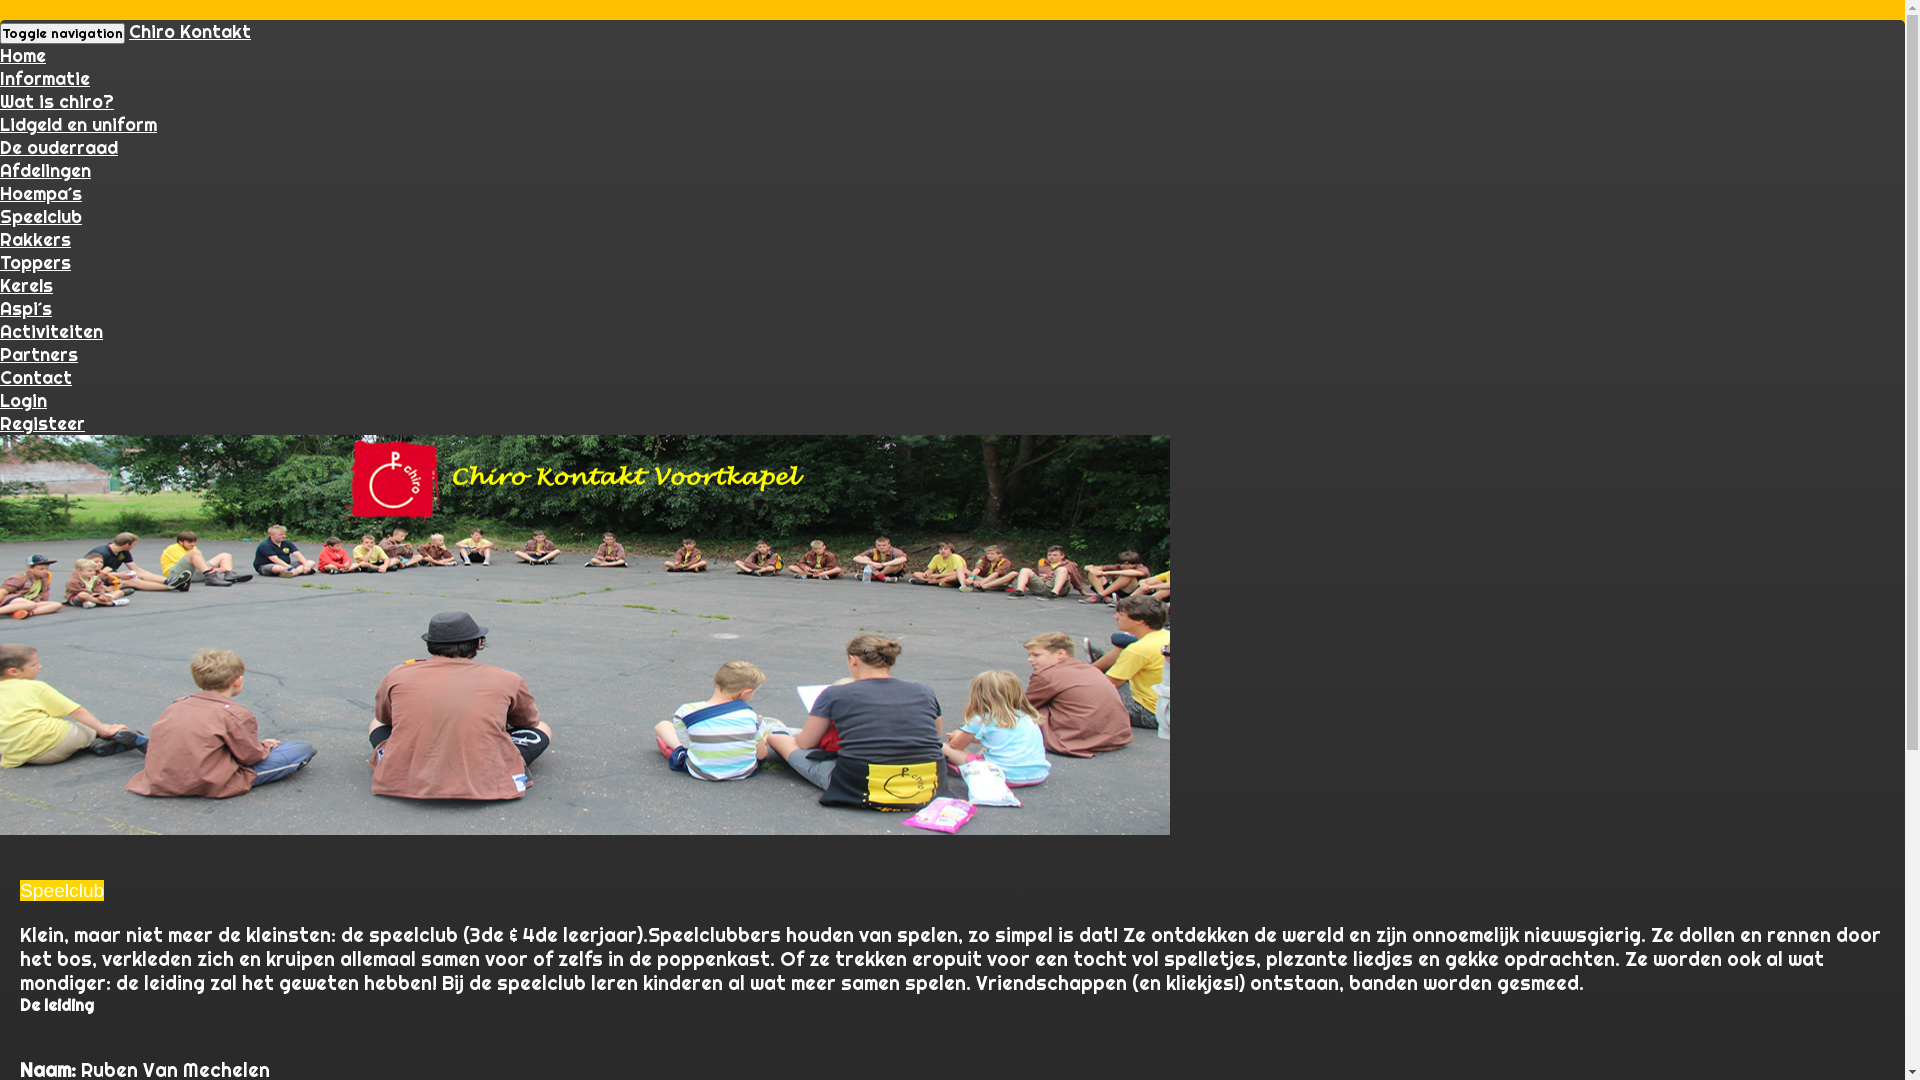  Describe the element at coordinates (26, 285) in the screenshot. I see `'Kerels'` at that location.